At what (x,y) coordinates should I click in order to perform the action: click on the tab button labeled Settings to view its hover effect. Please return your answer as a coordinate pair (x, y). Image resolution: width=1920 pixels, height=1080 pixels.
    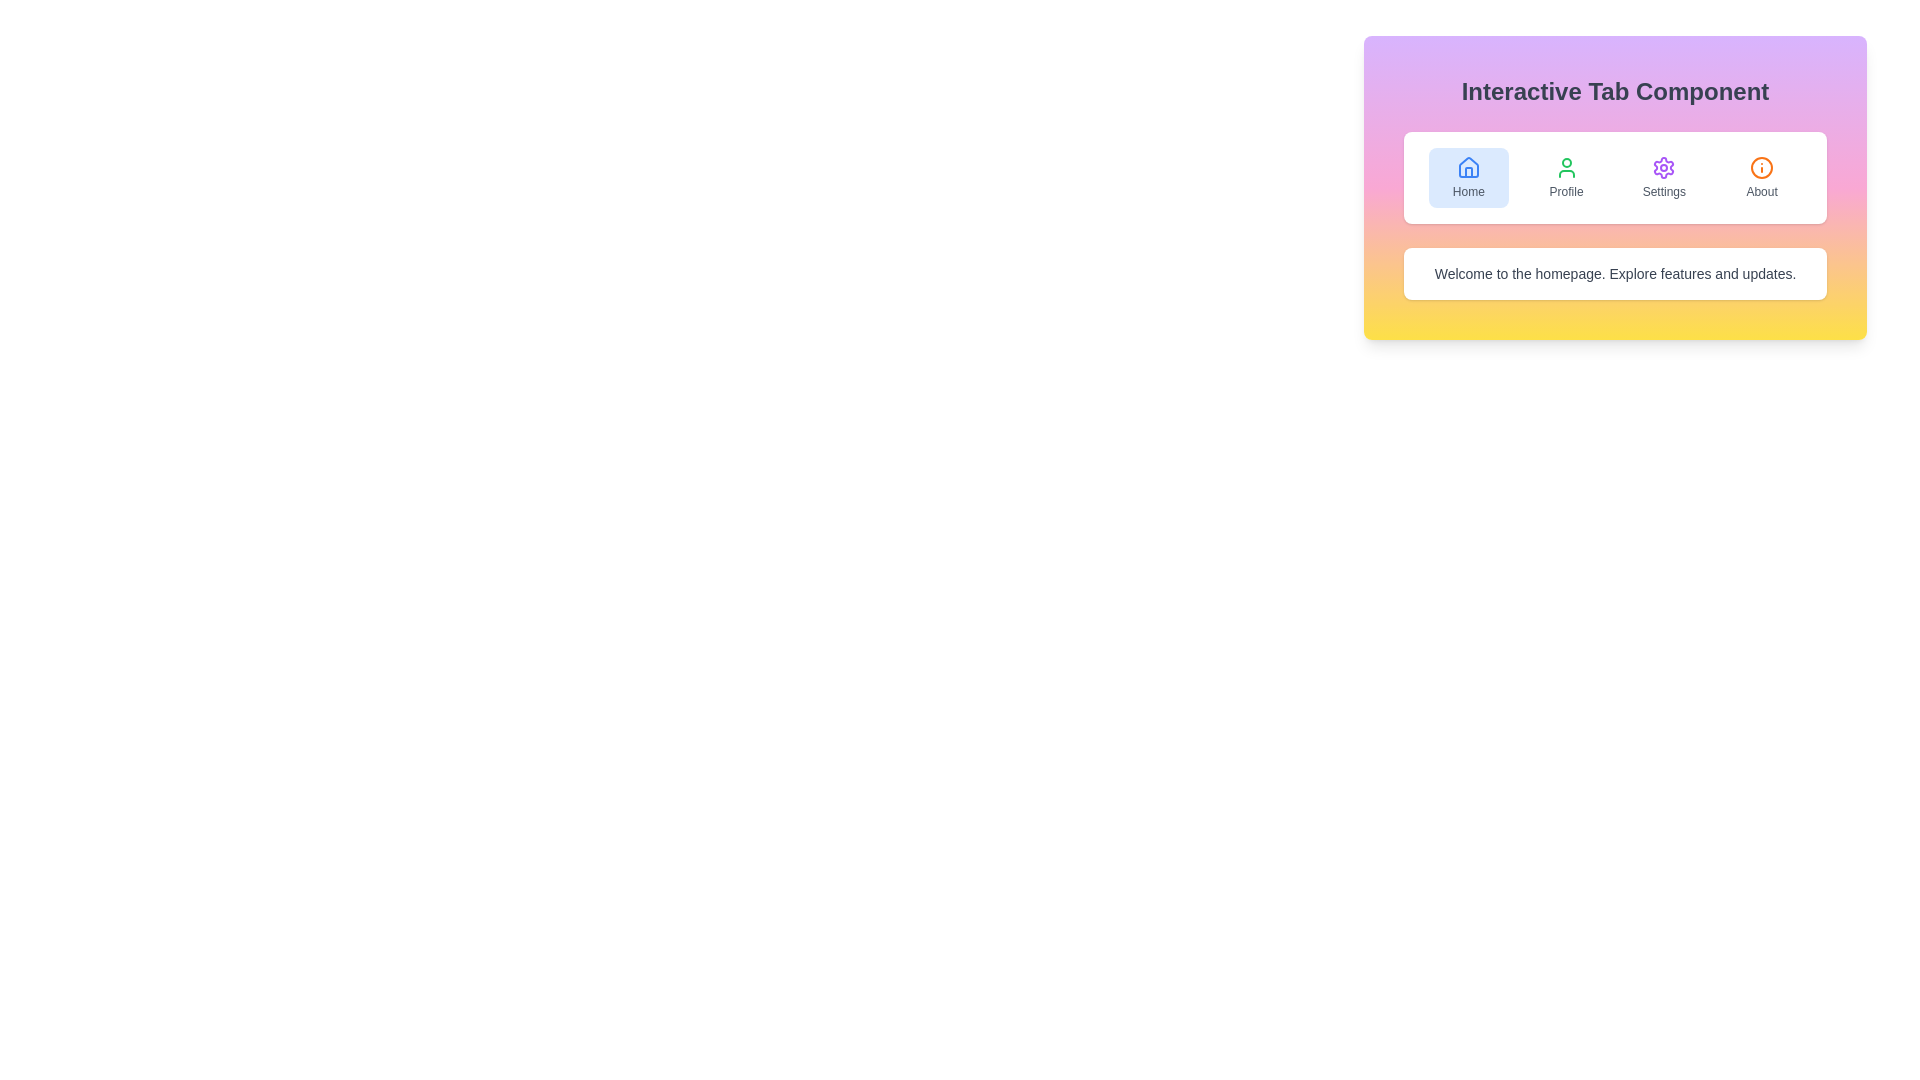
    Looking at the image, I should click on (1664, 176).